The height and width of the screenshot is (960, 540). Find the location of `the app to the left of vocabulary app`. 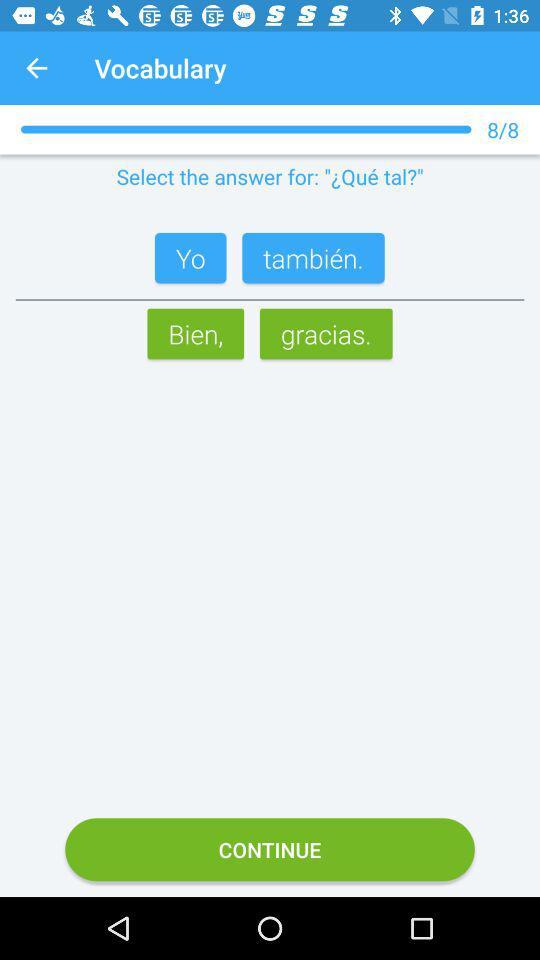

the app to the left of vocabulary app is located at coordinates (36, 68).